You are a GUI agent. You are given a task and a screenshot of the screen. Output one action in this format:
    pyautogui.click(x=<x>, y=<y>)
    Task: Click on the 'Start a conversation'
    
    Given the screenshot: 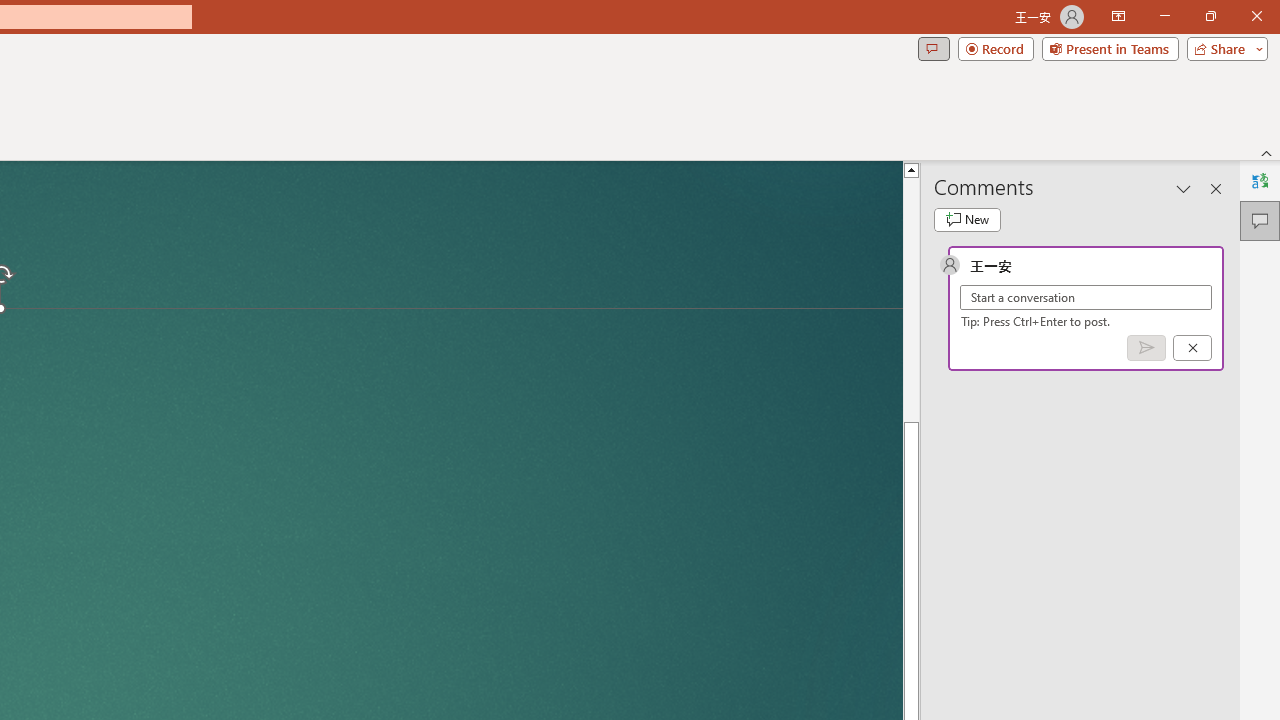 What is the action you would take?
    pyautogui.click(x=1085, y=297)
    